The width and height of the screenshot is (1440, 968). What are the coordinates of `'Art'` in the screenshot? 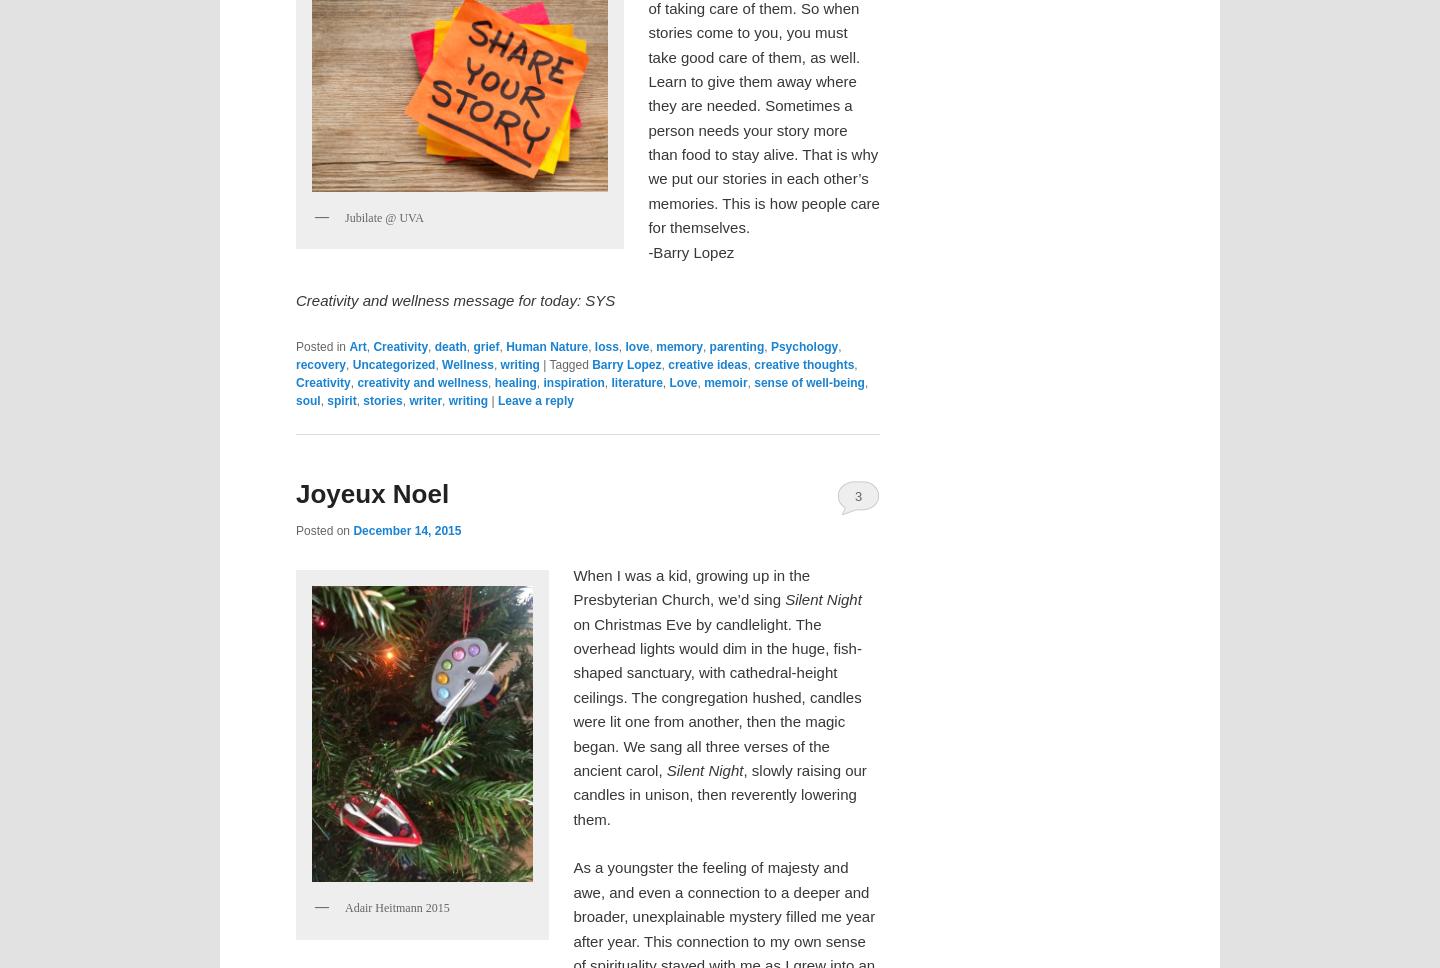 It's located at (349, 347).